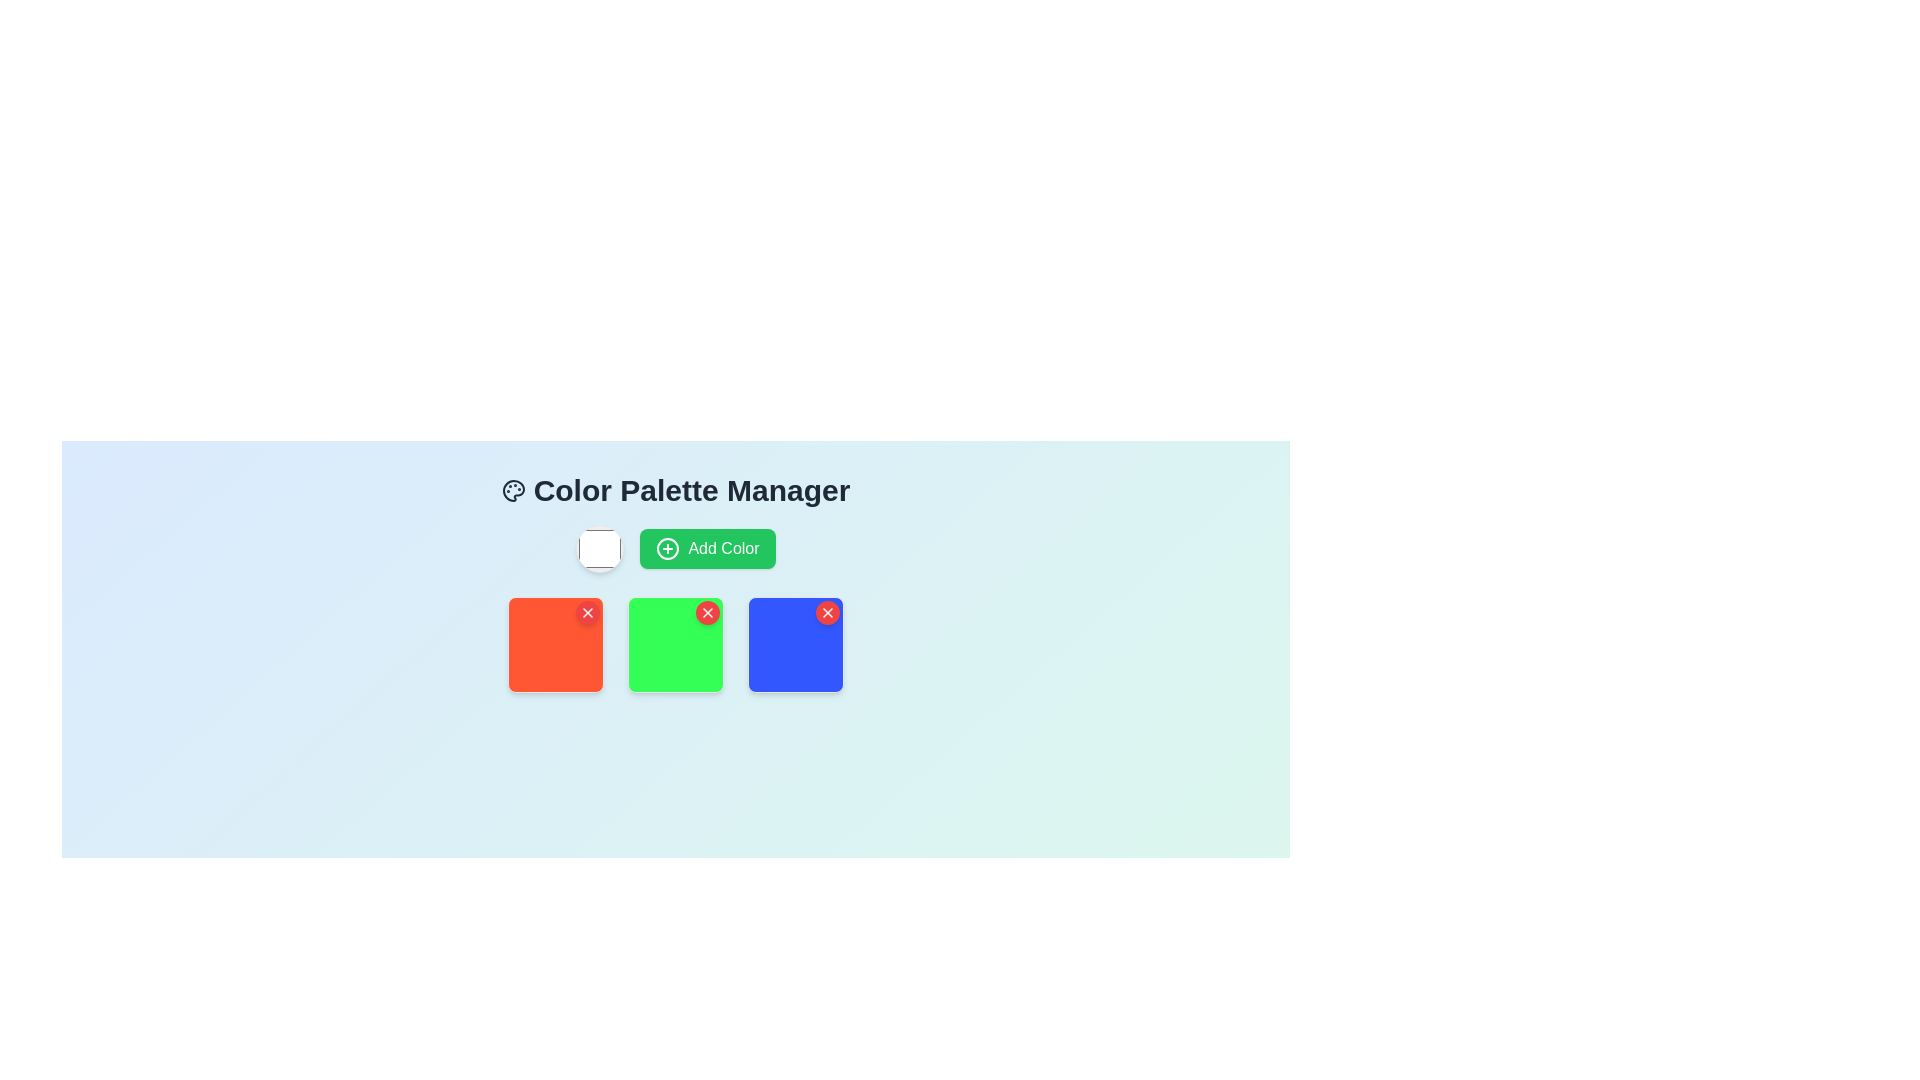 This screenshot has height=1080, width=1920. I want to click on the first color block, so click(556, 644).